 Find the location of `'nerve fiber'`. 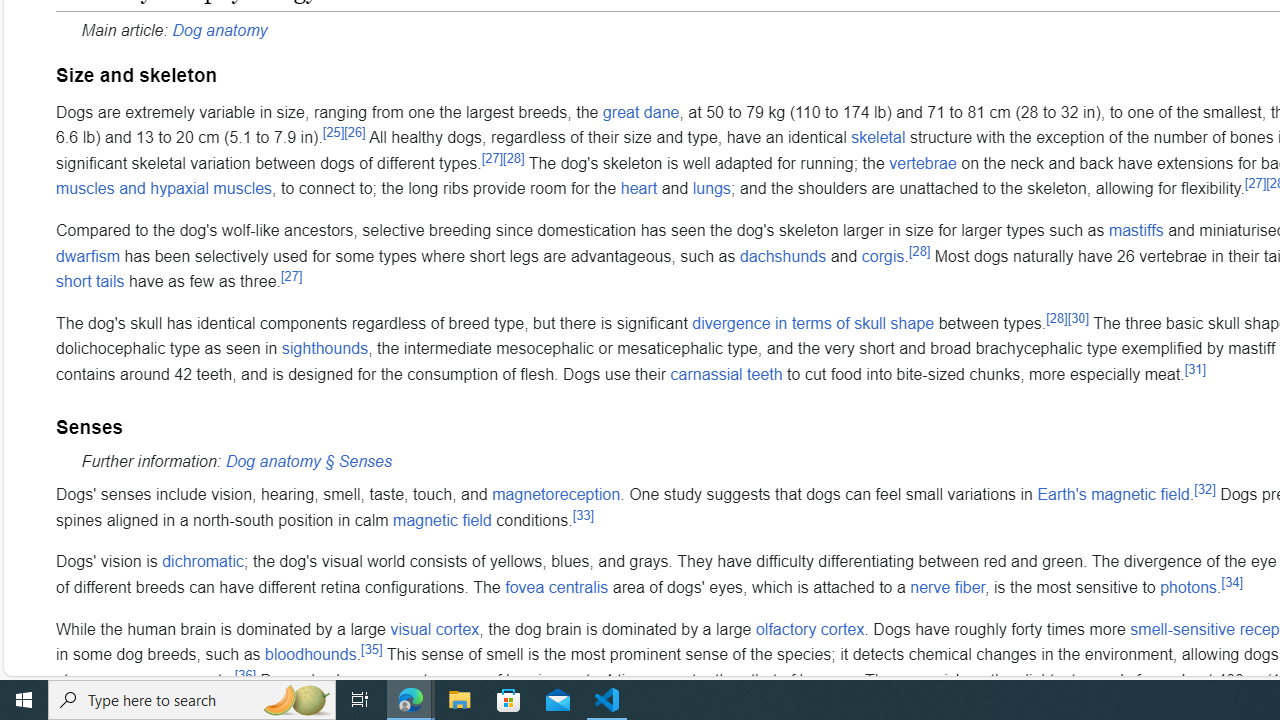

'nerve fiber' is located at coordinates (946, 586).